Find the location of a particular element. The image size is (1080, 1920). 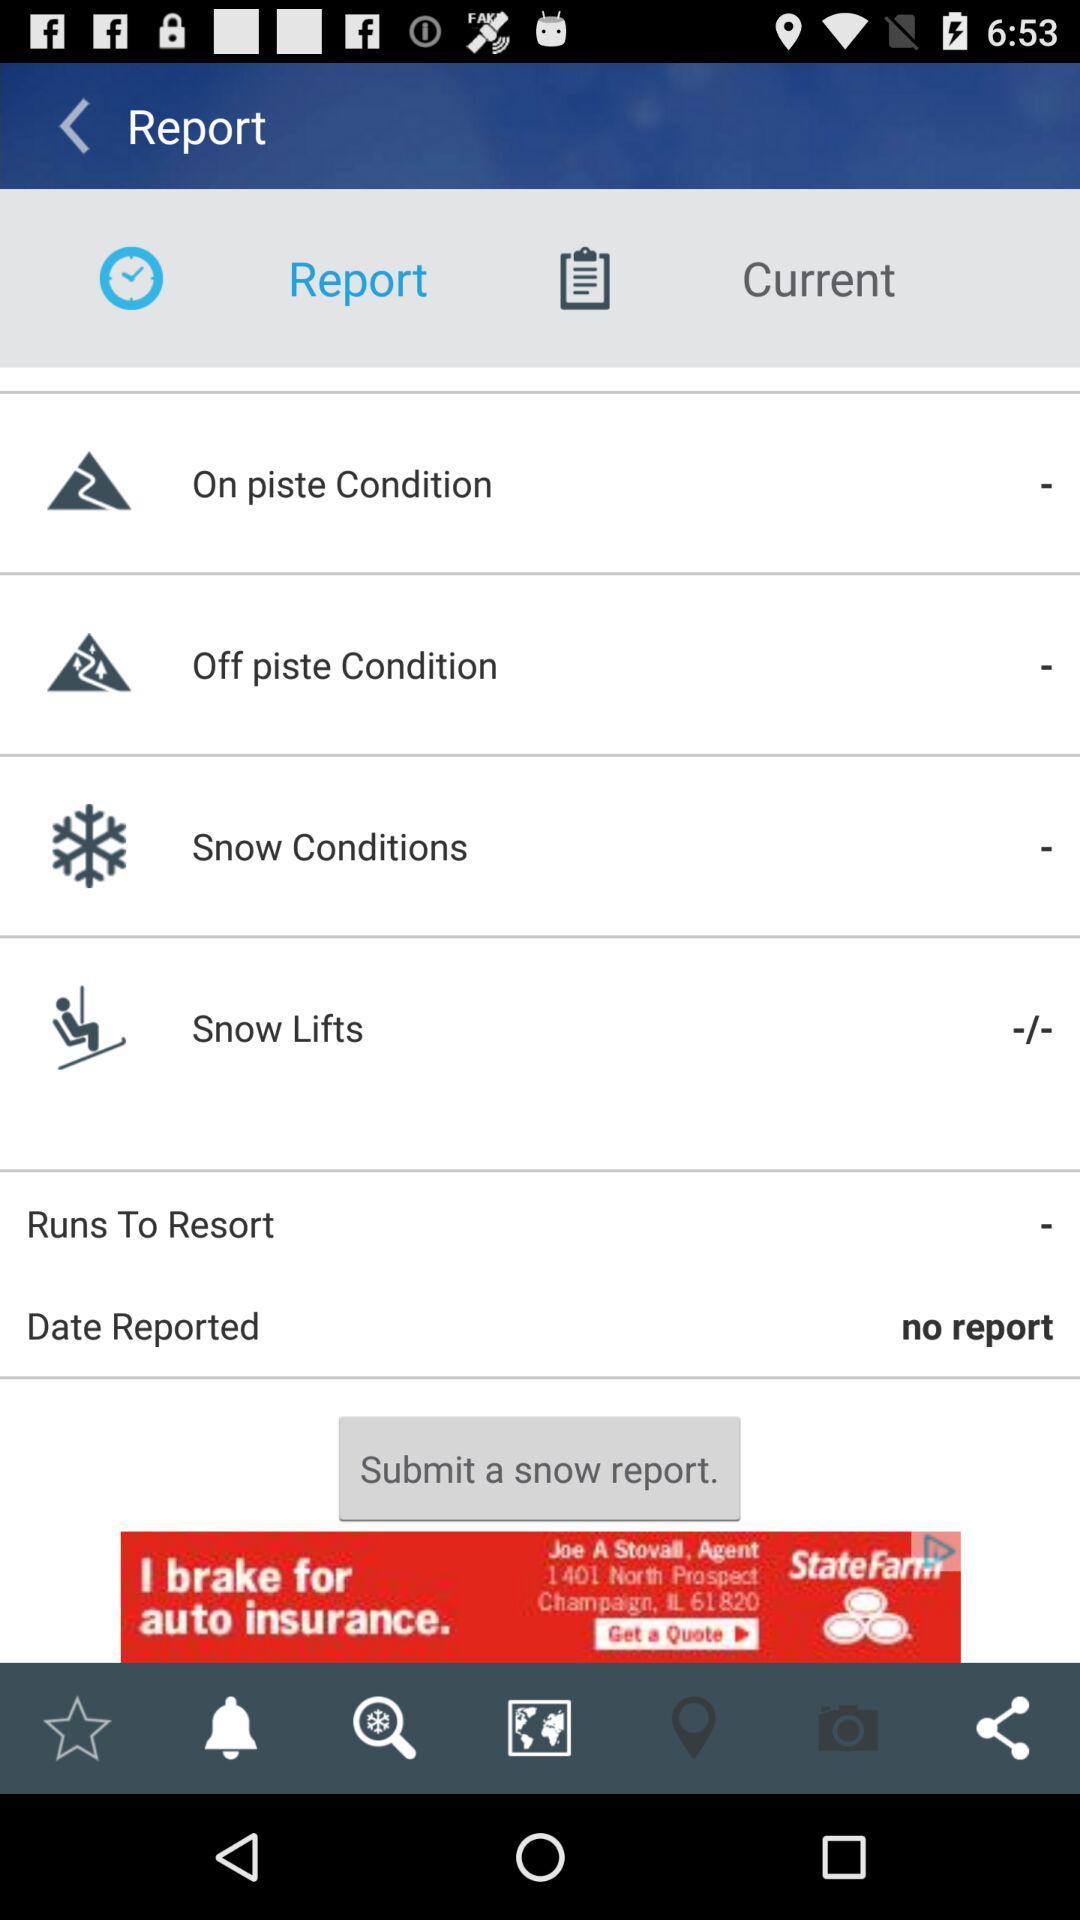

book mark is located at coordinates (75, 1727).